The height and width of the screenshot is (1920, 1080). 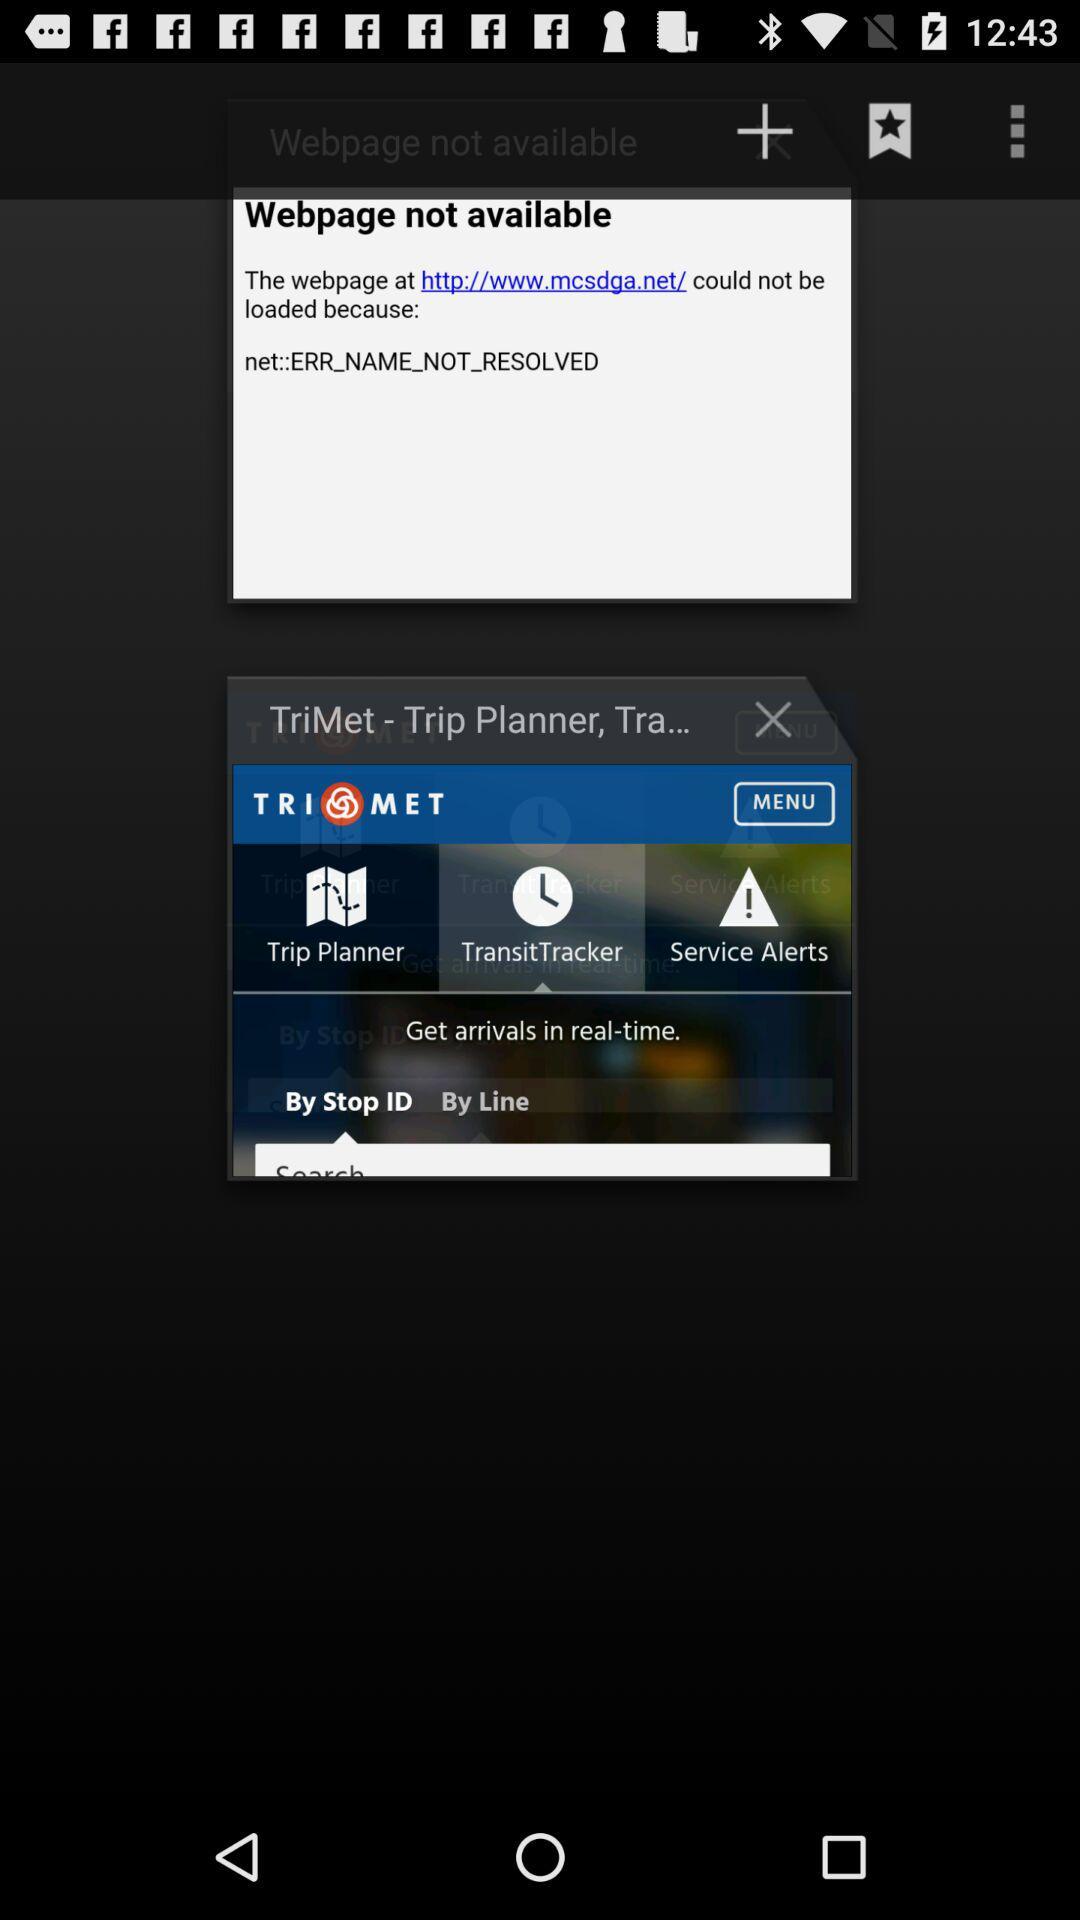 I want to click on the more icon, so click(x=1017, y=139).